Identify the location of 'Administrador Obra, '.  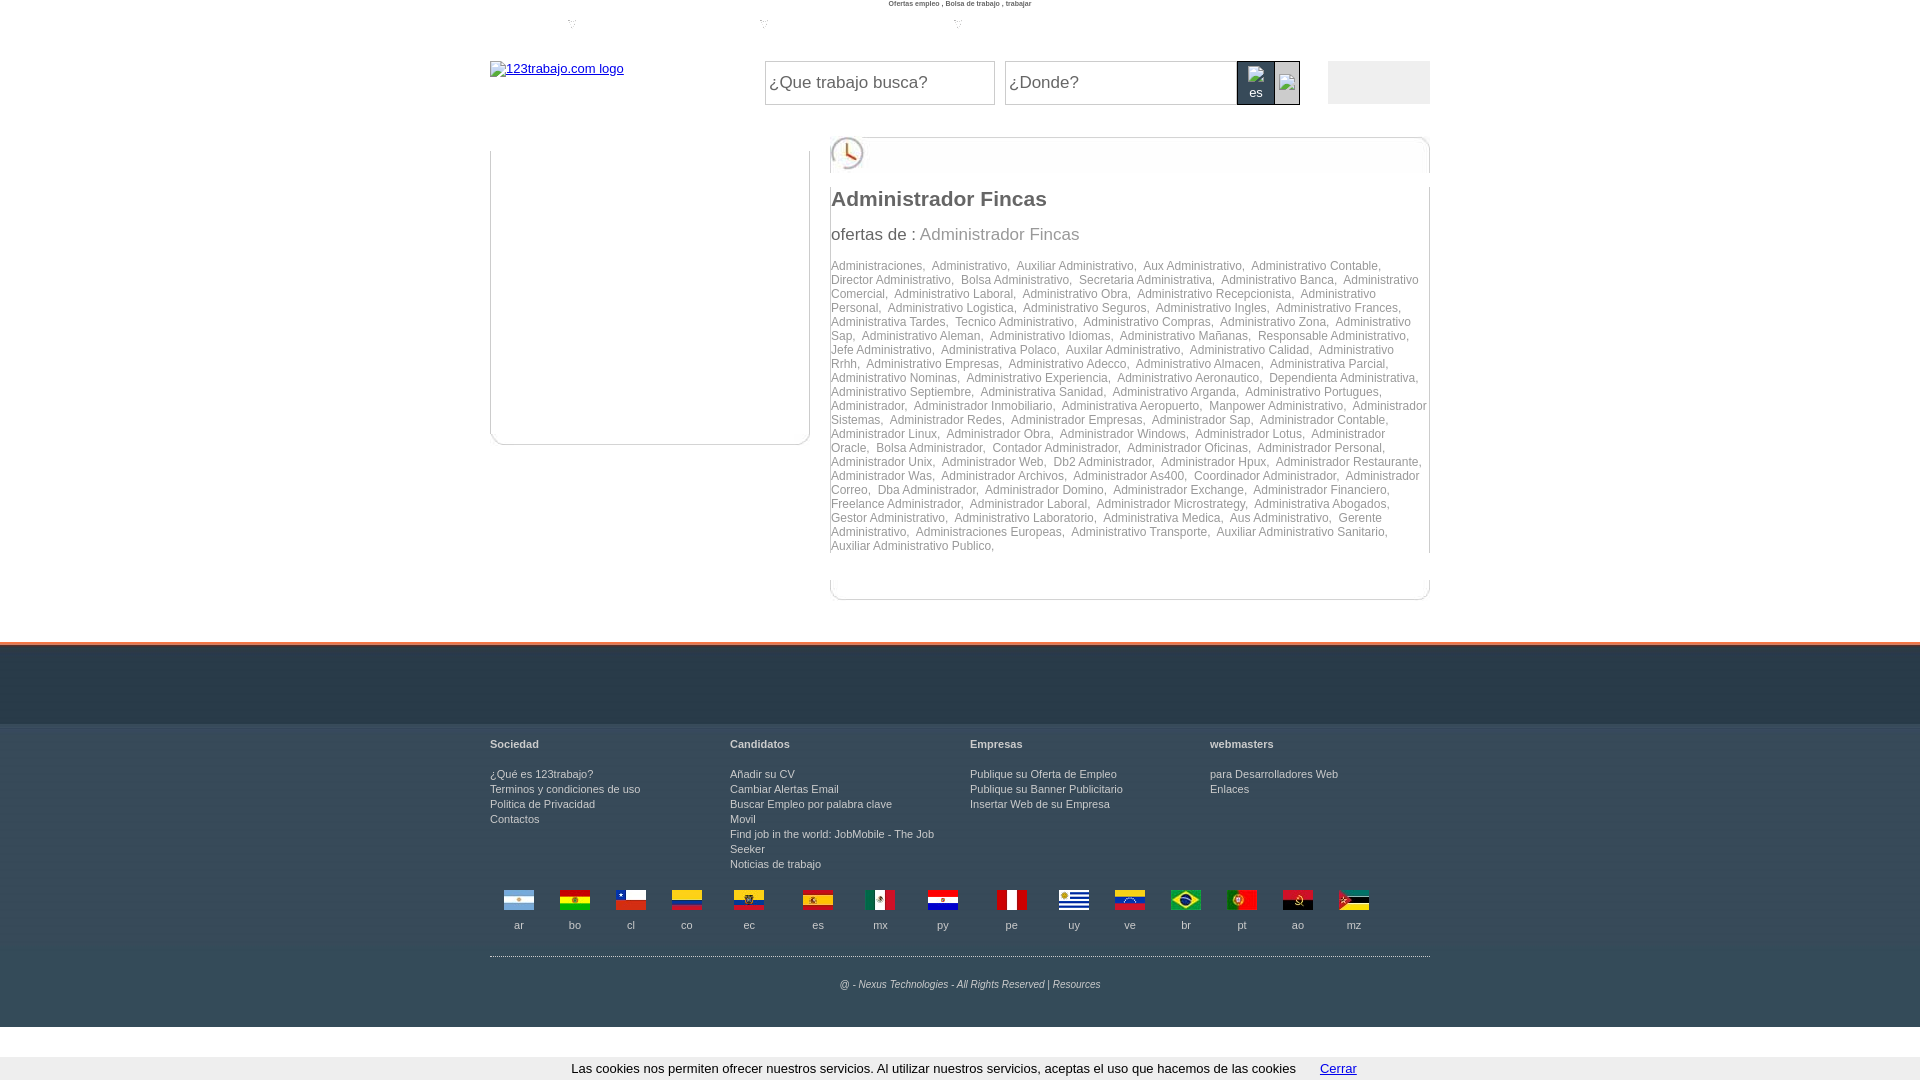
(1002, 433).